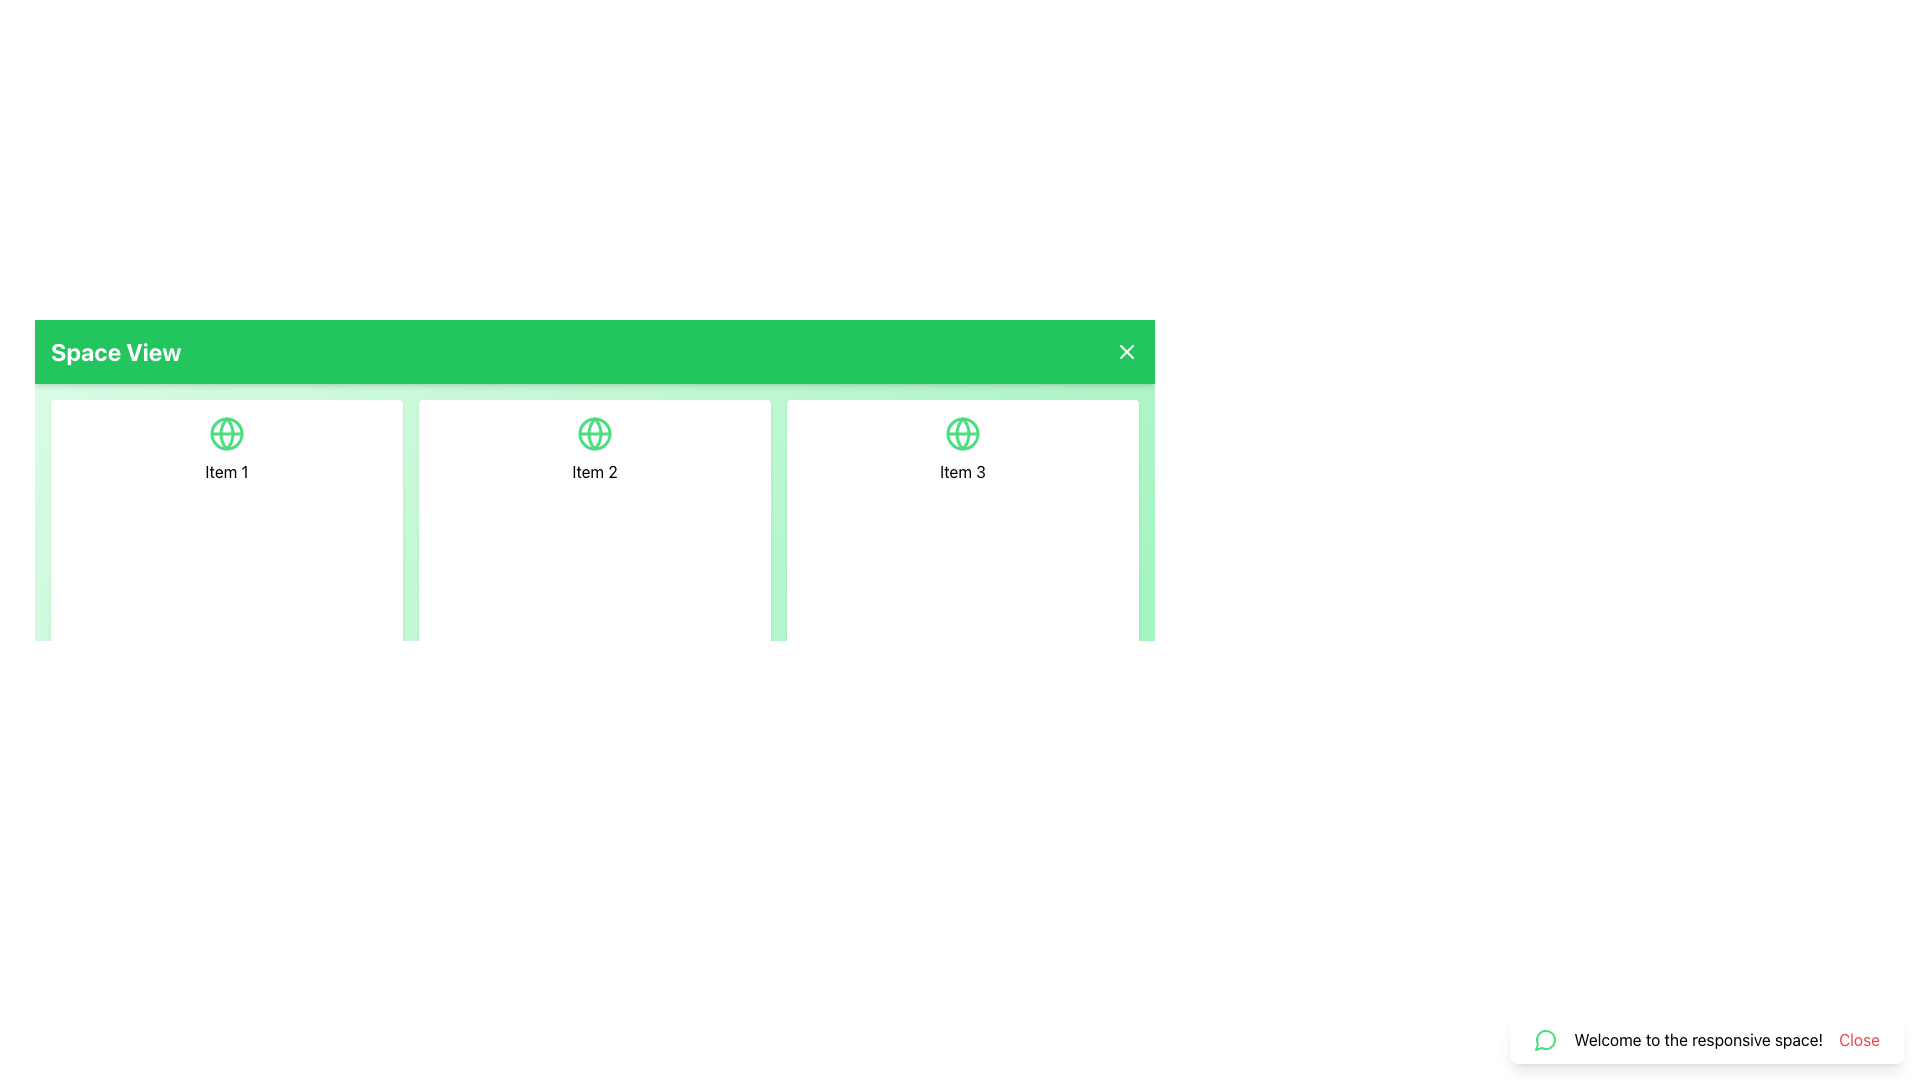 Image resolution: width=1920 pixels, height=1080 pixels. Describe the element at coordinates (963, 471) in the screenshot. I see `the text label inside the rightmost card of the three evenly spaced cards in a white rectangular panel` at that location.